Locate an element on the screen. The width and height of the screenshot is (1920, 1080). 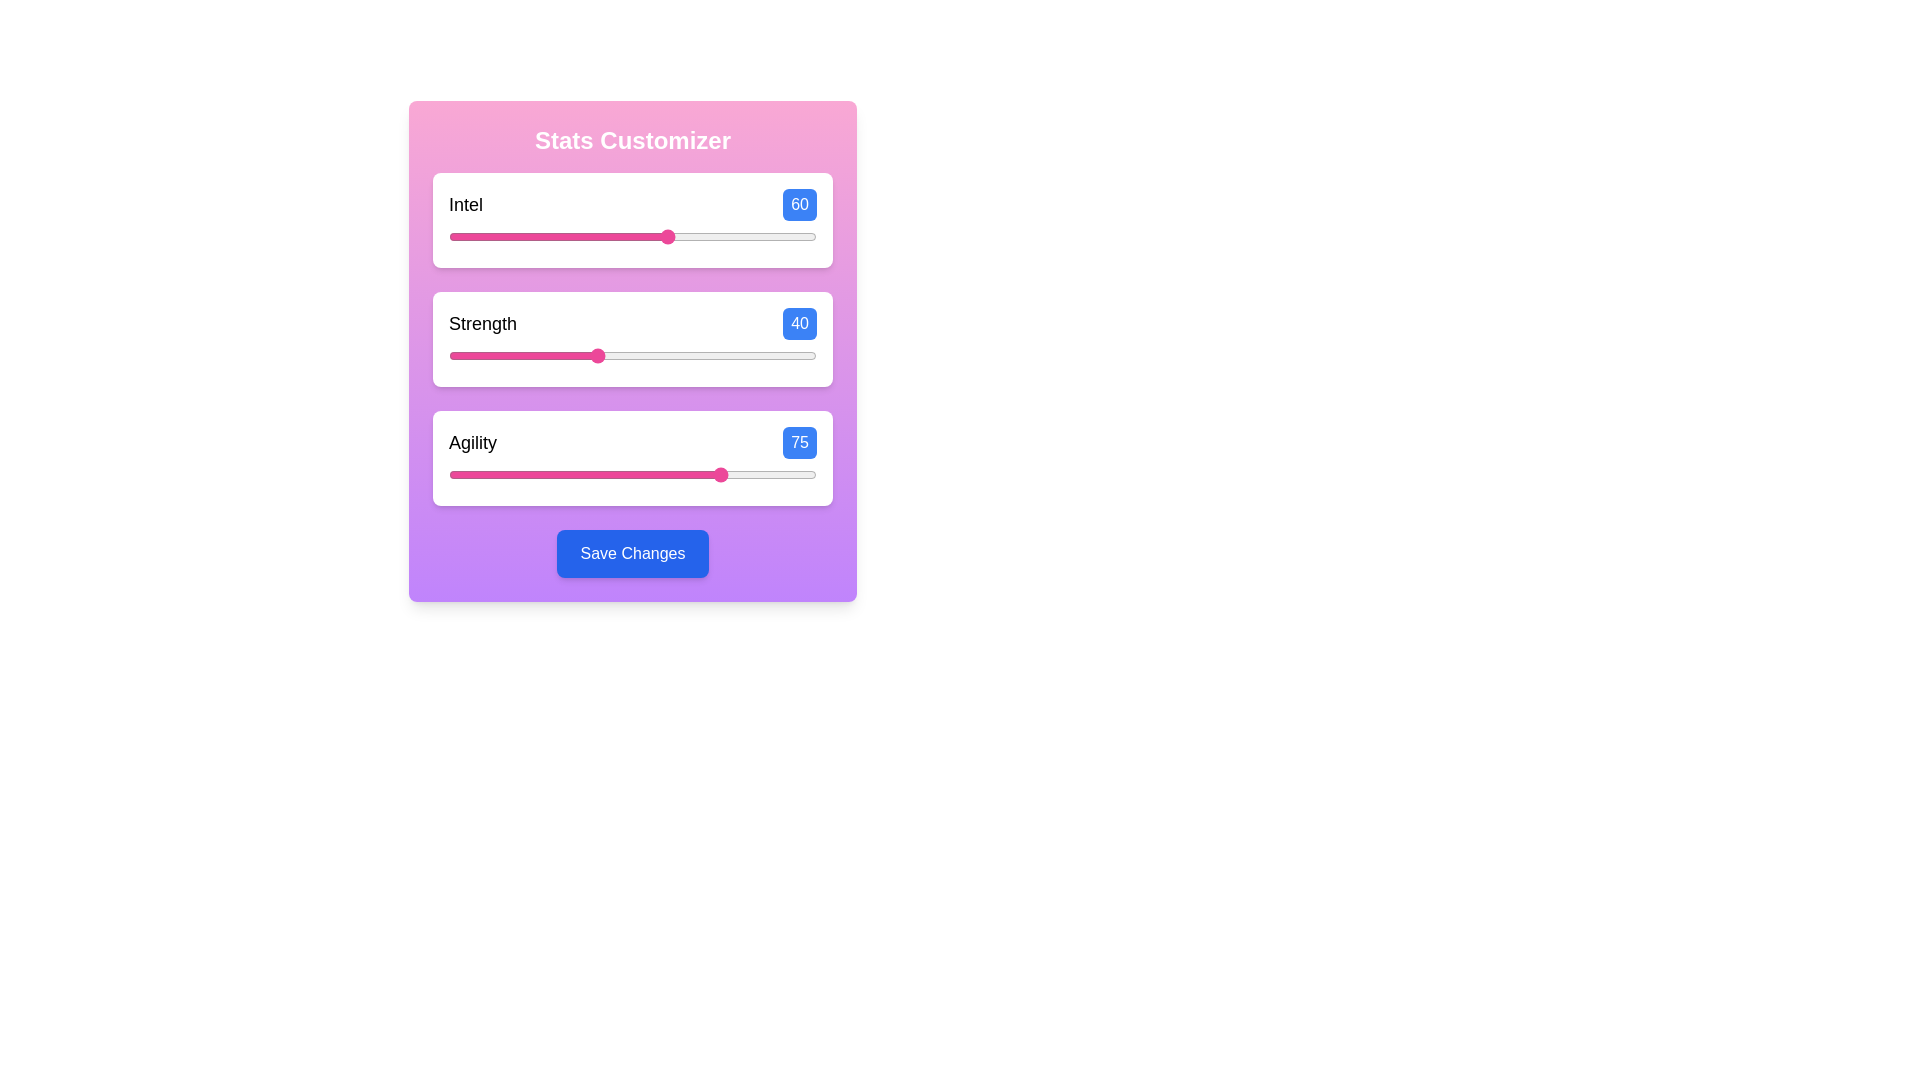
the Strength slider is located at coordinates (455, 354).